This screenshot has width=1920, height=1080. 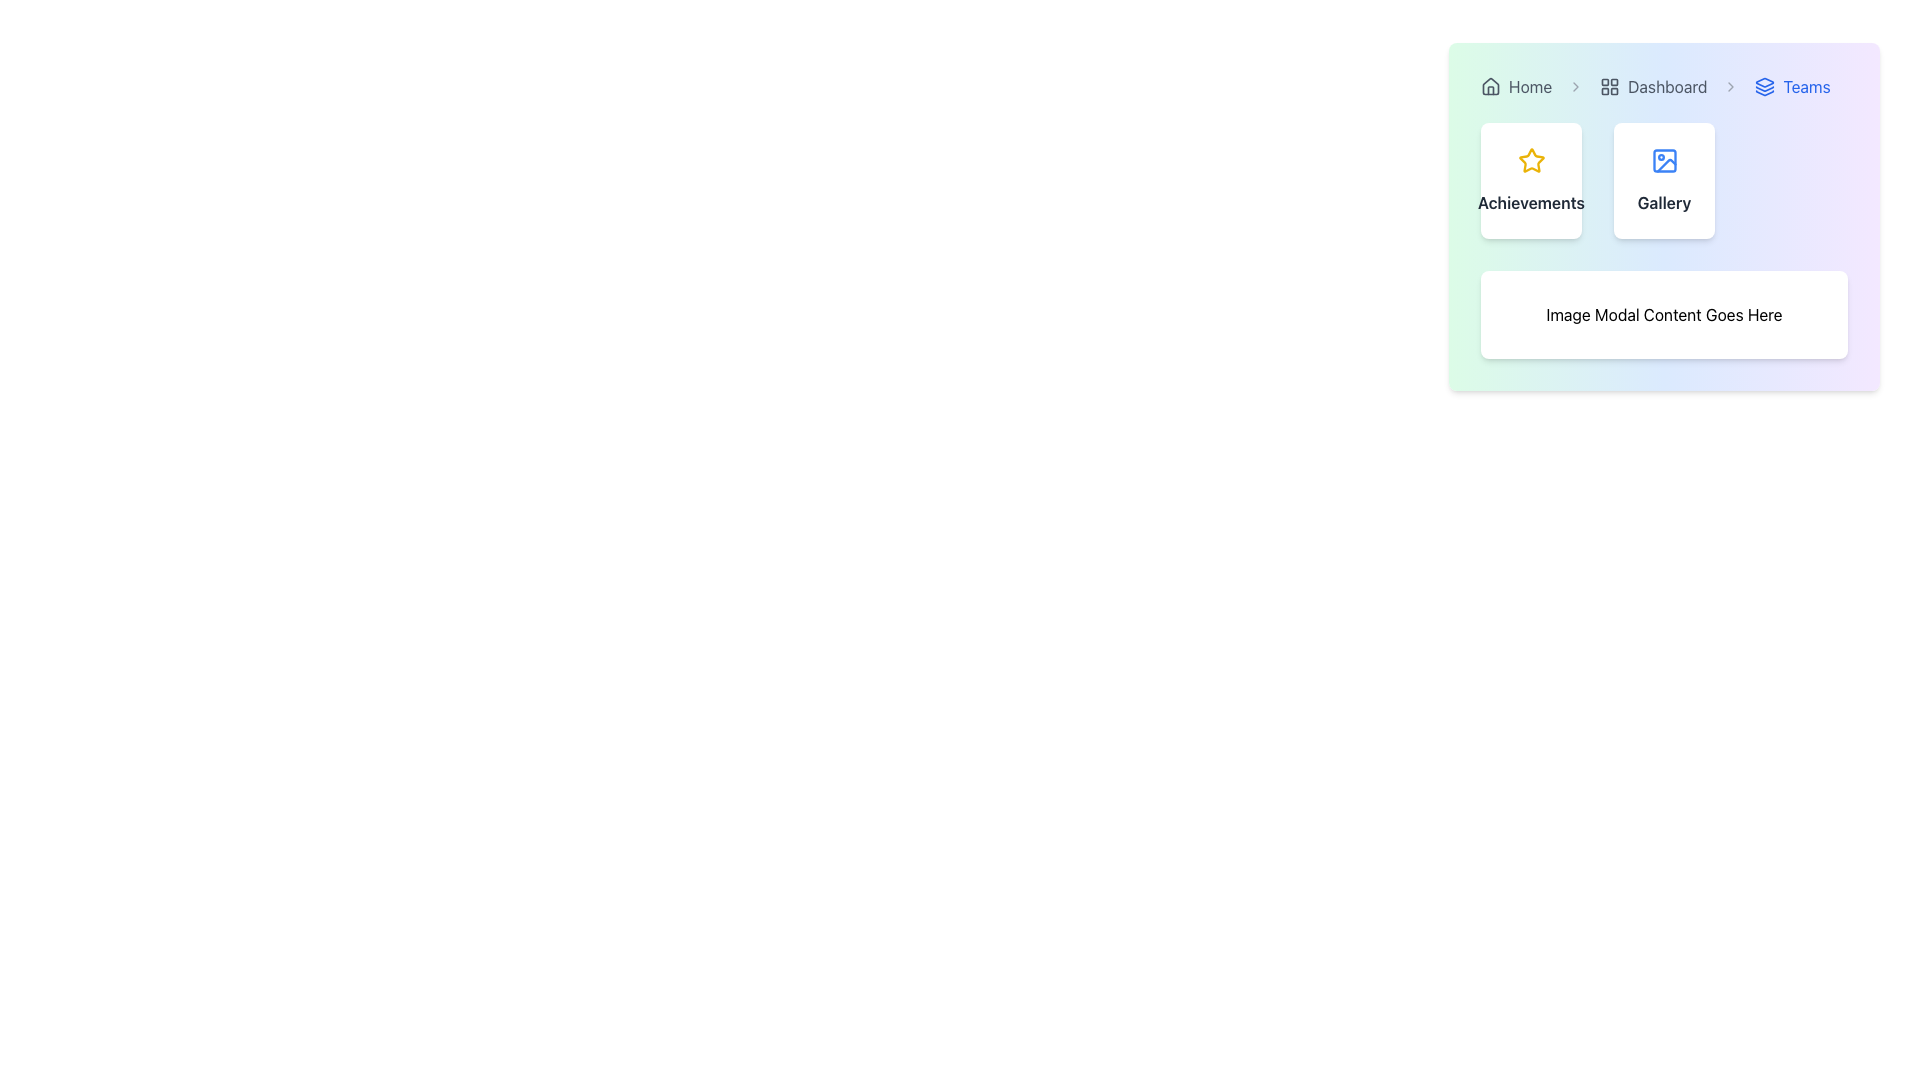 I want to click on the icon and text of the 'Gallery' button, which is a rectangular button with a white background, a blue picture frame icon, and the text 'Gallery' in bold black font, so click(x=1664, y=181).